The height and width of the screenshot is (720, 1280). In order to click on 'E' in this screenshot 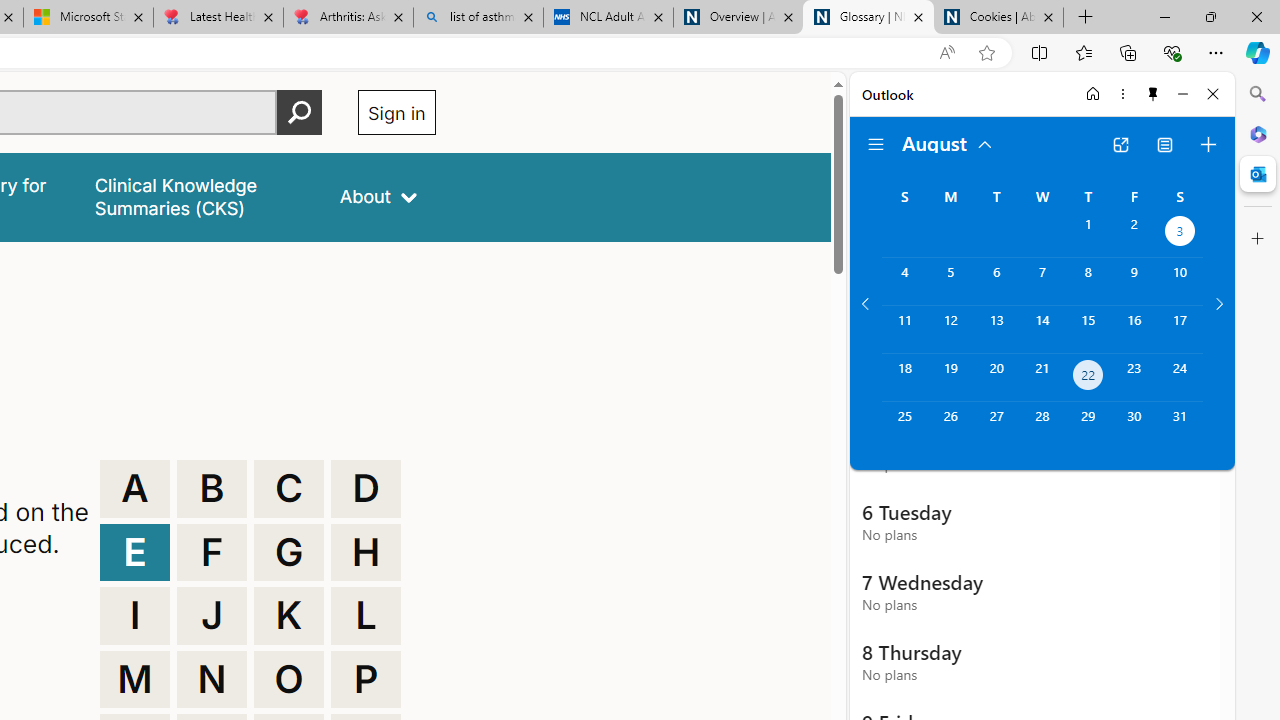, I will do `click(134, 552)`.